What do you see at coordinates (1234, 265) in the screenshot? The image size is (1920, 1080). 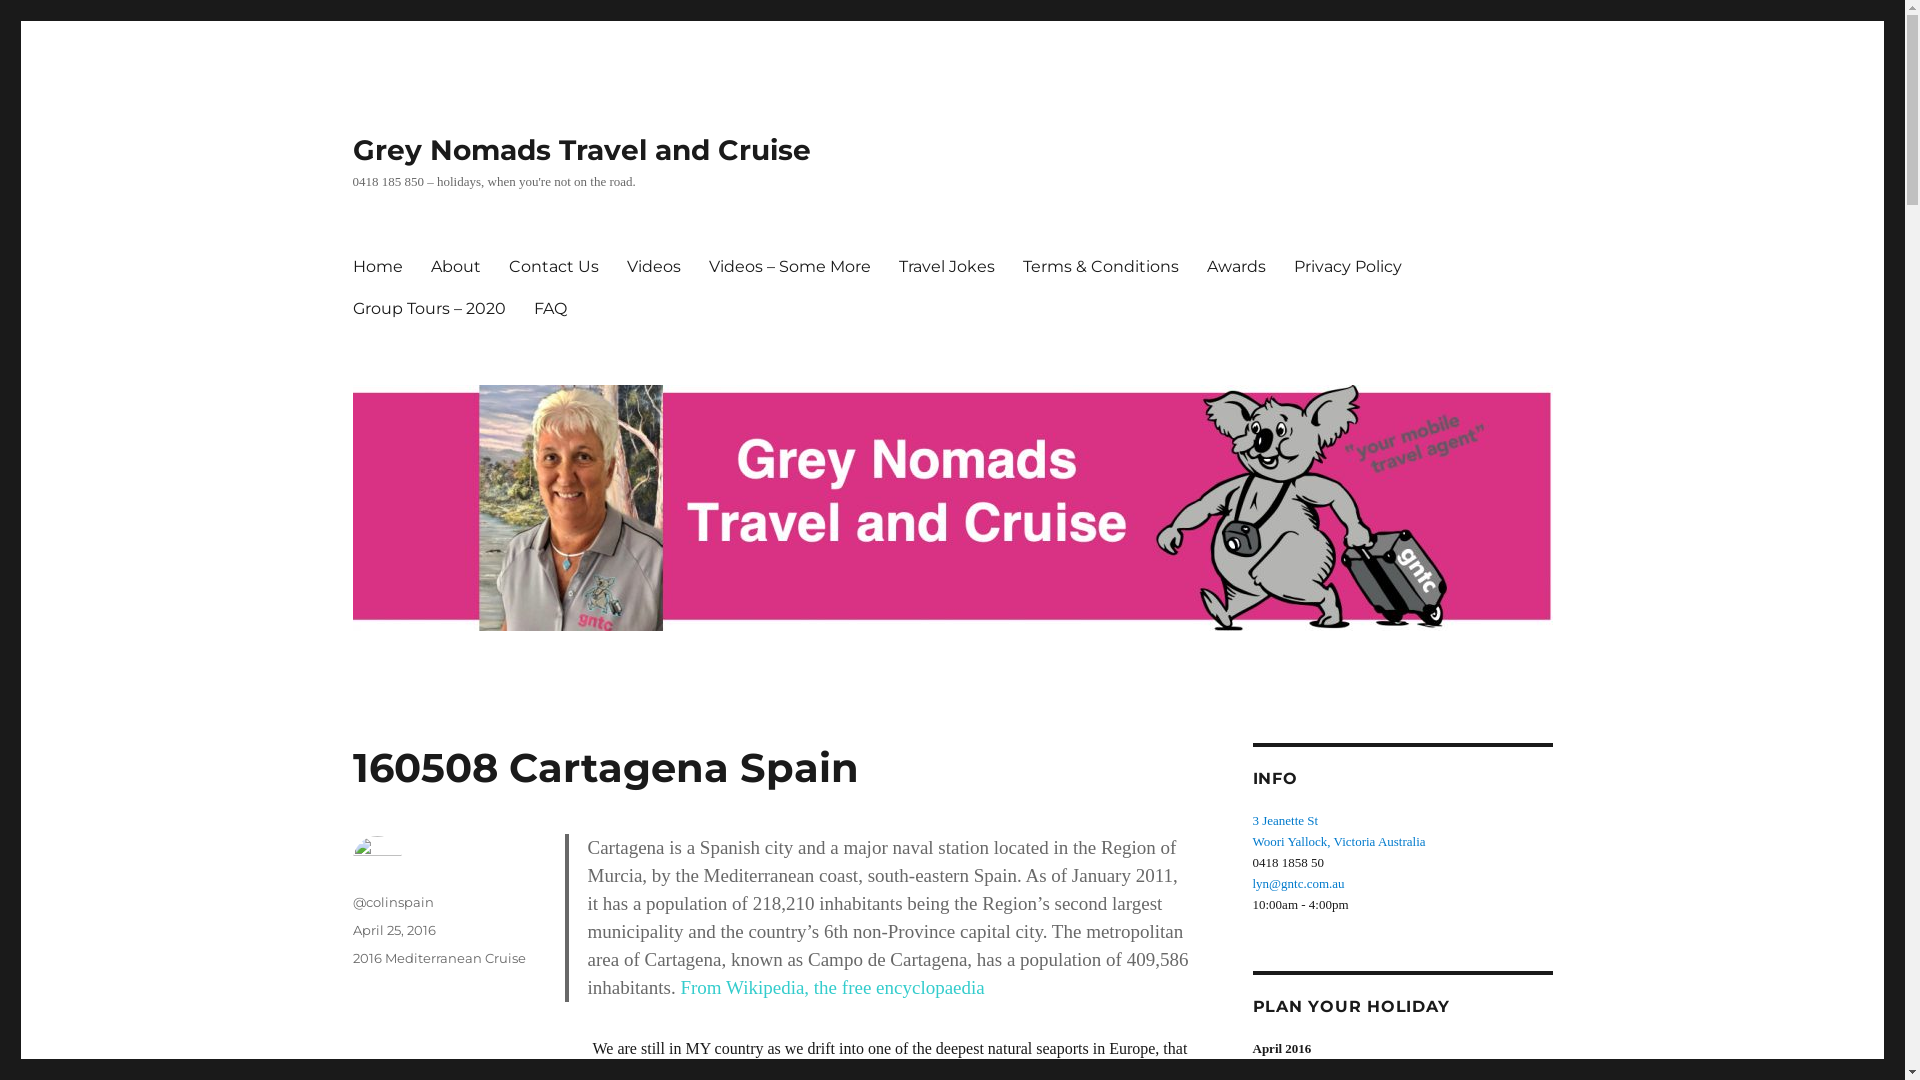 I see `'Awards'` at bounding box center [1234, 265].